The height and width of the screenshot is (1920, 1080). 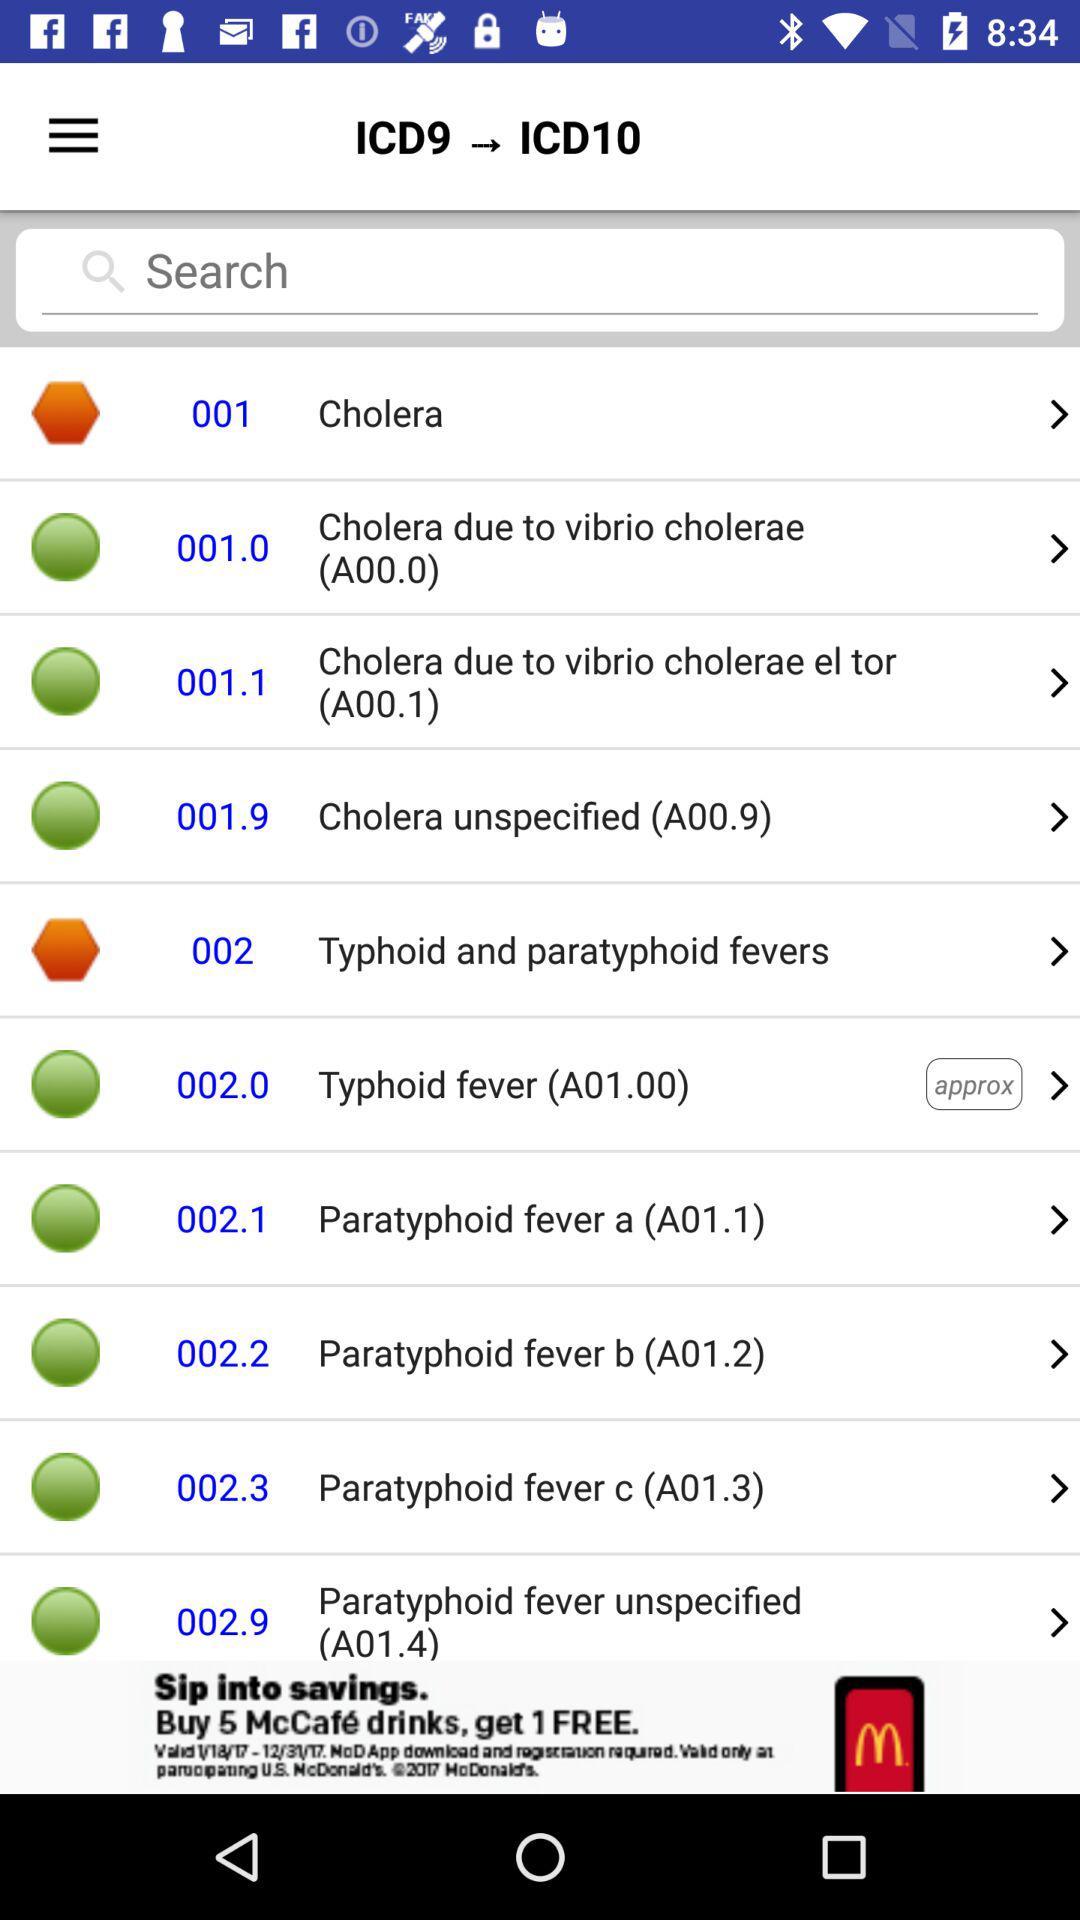 What do you see at coordinates (1059, 1217) in the screenshot?
I see `item to the right of the typhoid fever a01 item` at bounding box center [1059, 1217].